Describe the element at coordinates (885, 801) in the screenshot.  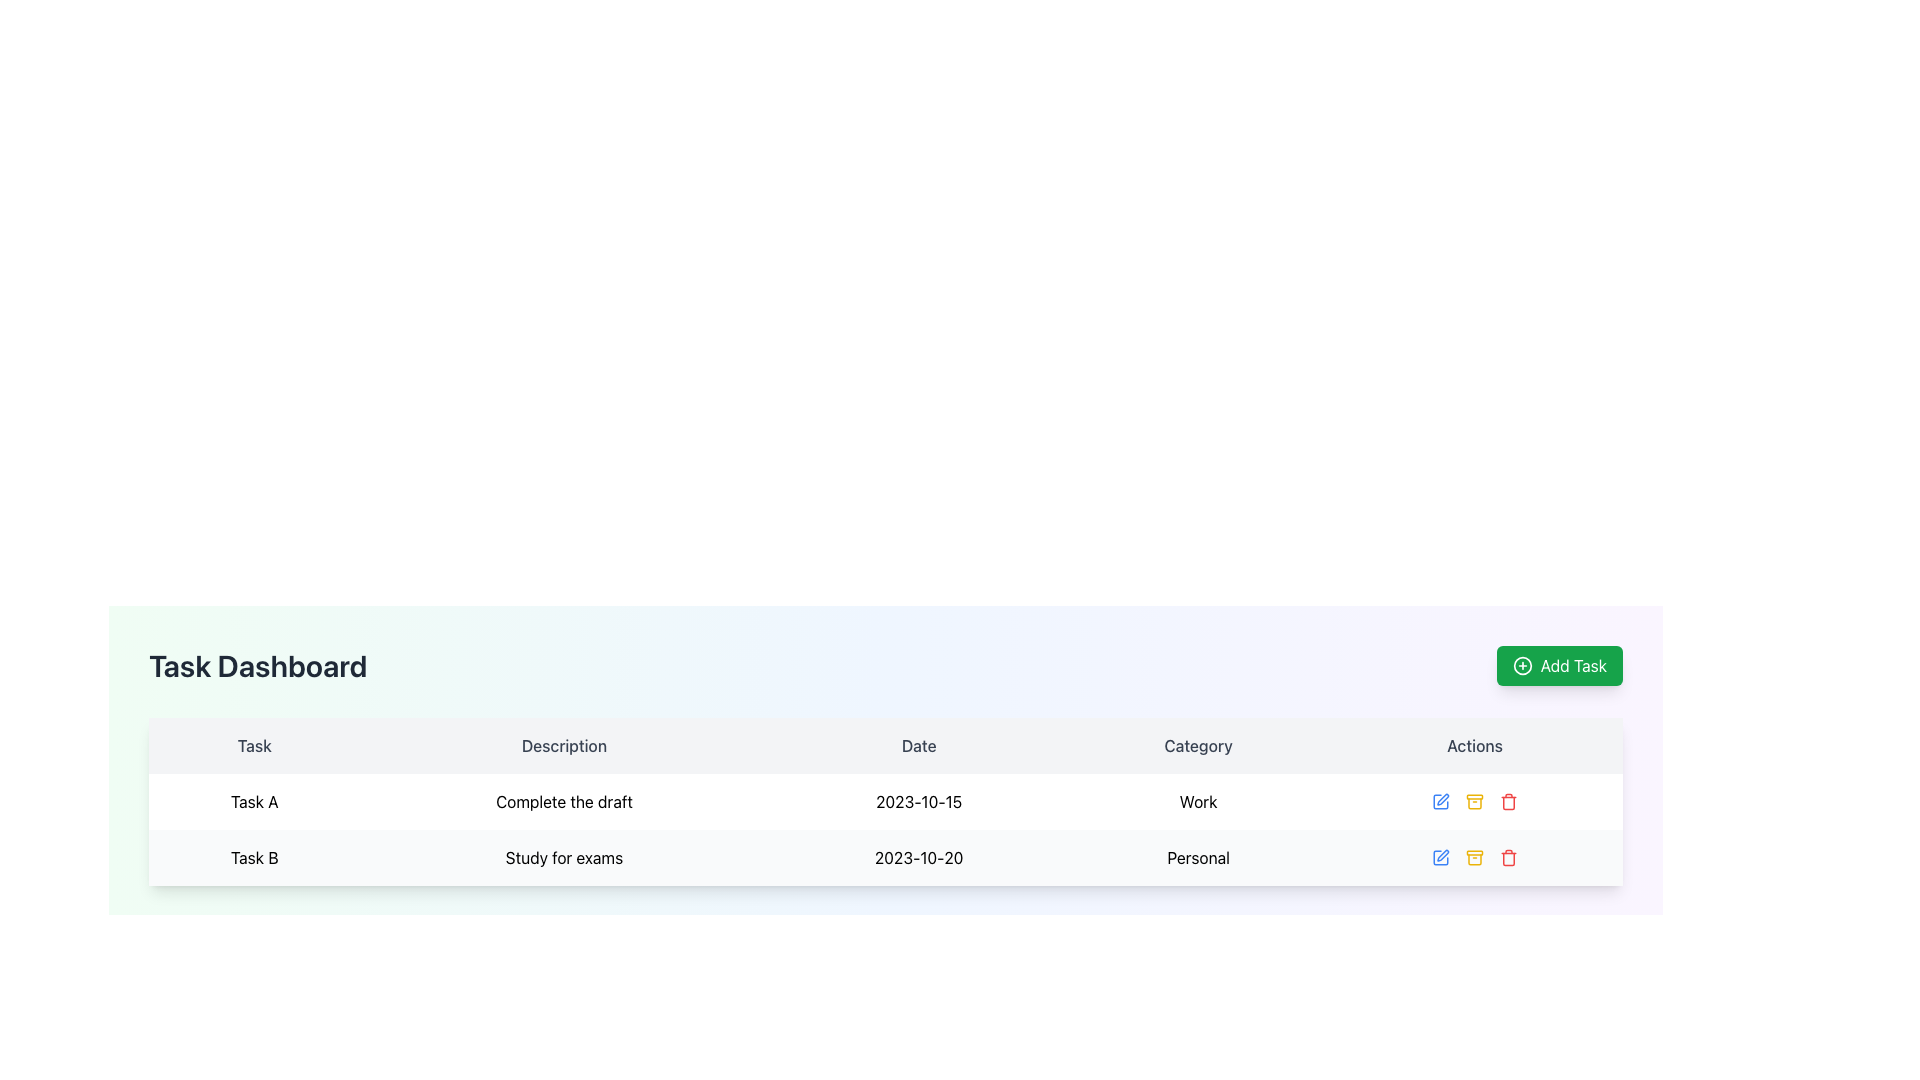
I see `the task entry in the second row of the task dashboard table, which provides details about a specific task and options for actions` at that location.